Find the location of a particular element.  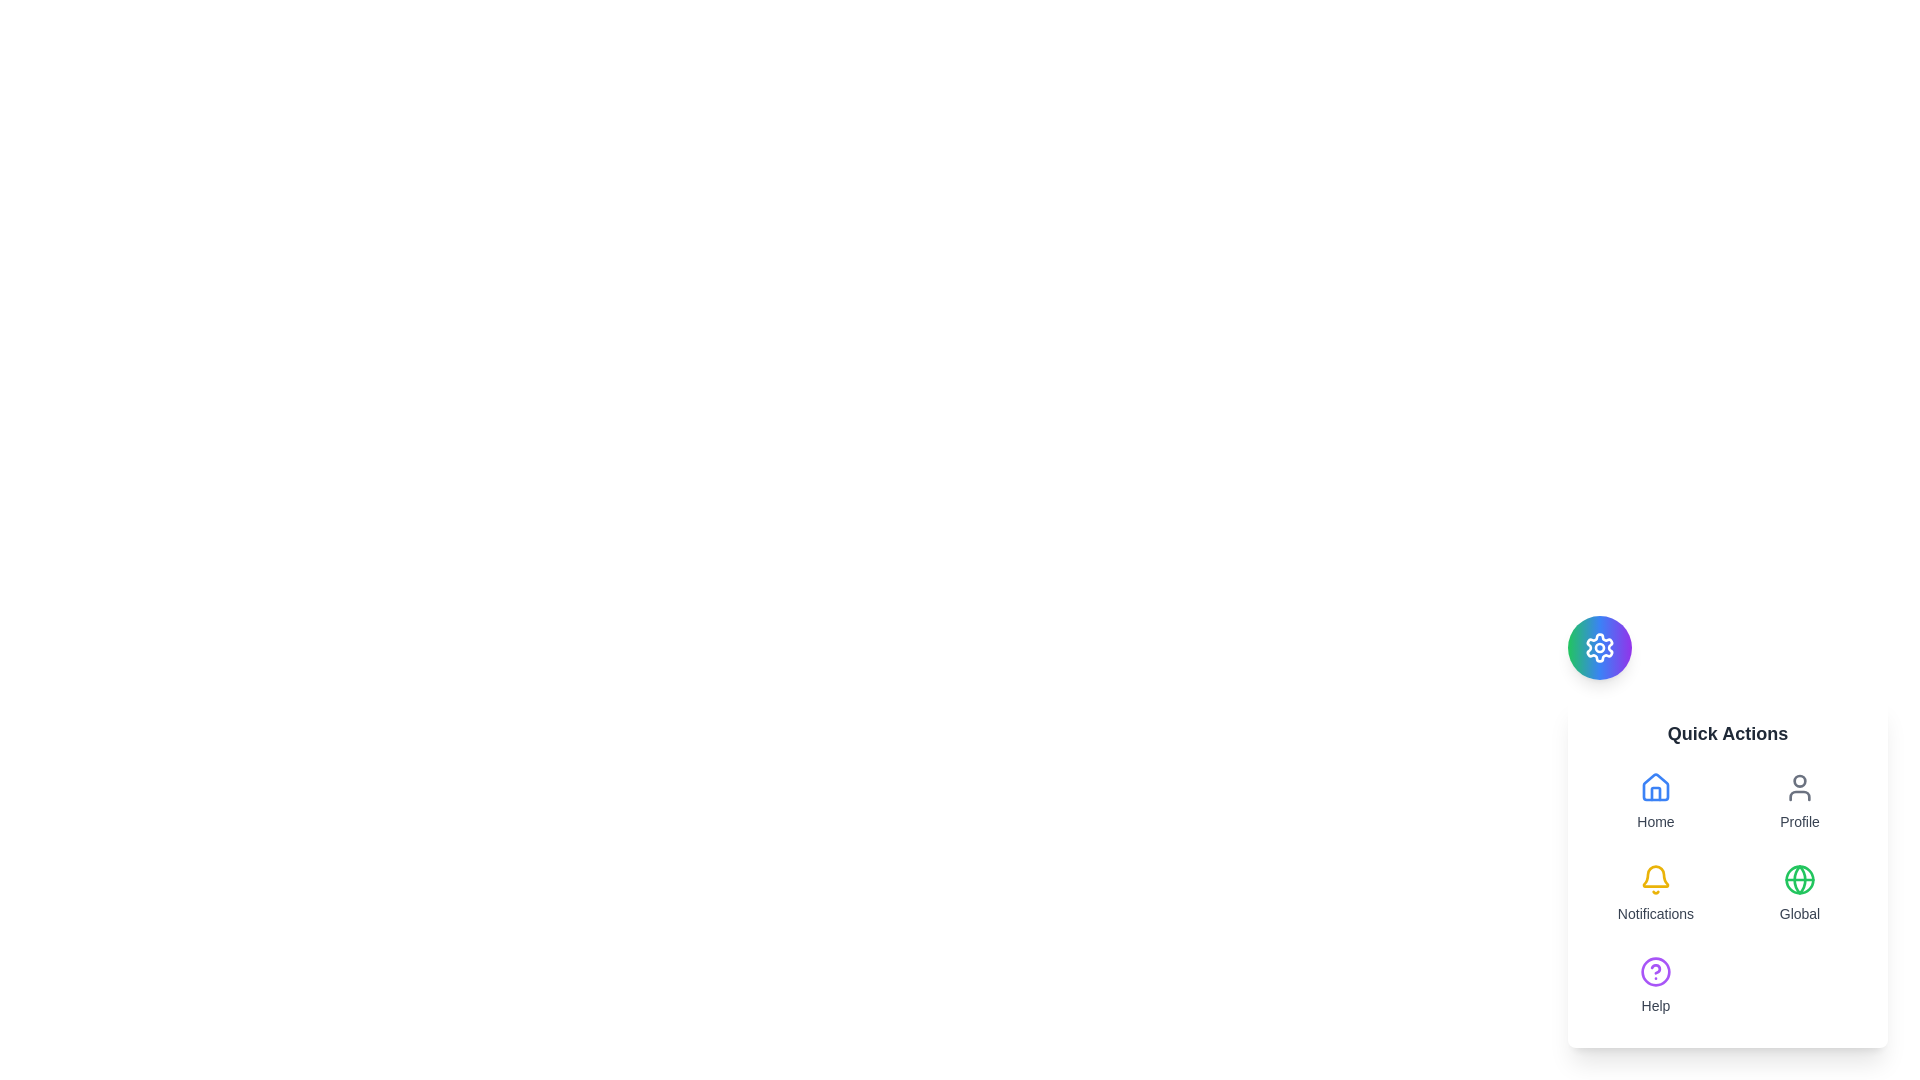

text label displaying 'Home' in a small, gray font located in the 'Quick Actions' menu below the house icon is located at coordinates (1656, 821).